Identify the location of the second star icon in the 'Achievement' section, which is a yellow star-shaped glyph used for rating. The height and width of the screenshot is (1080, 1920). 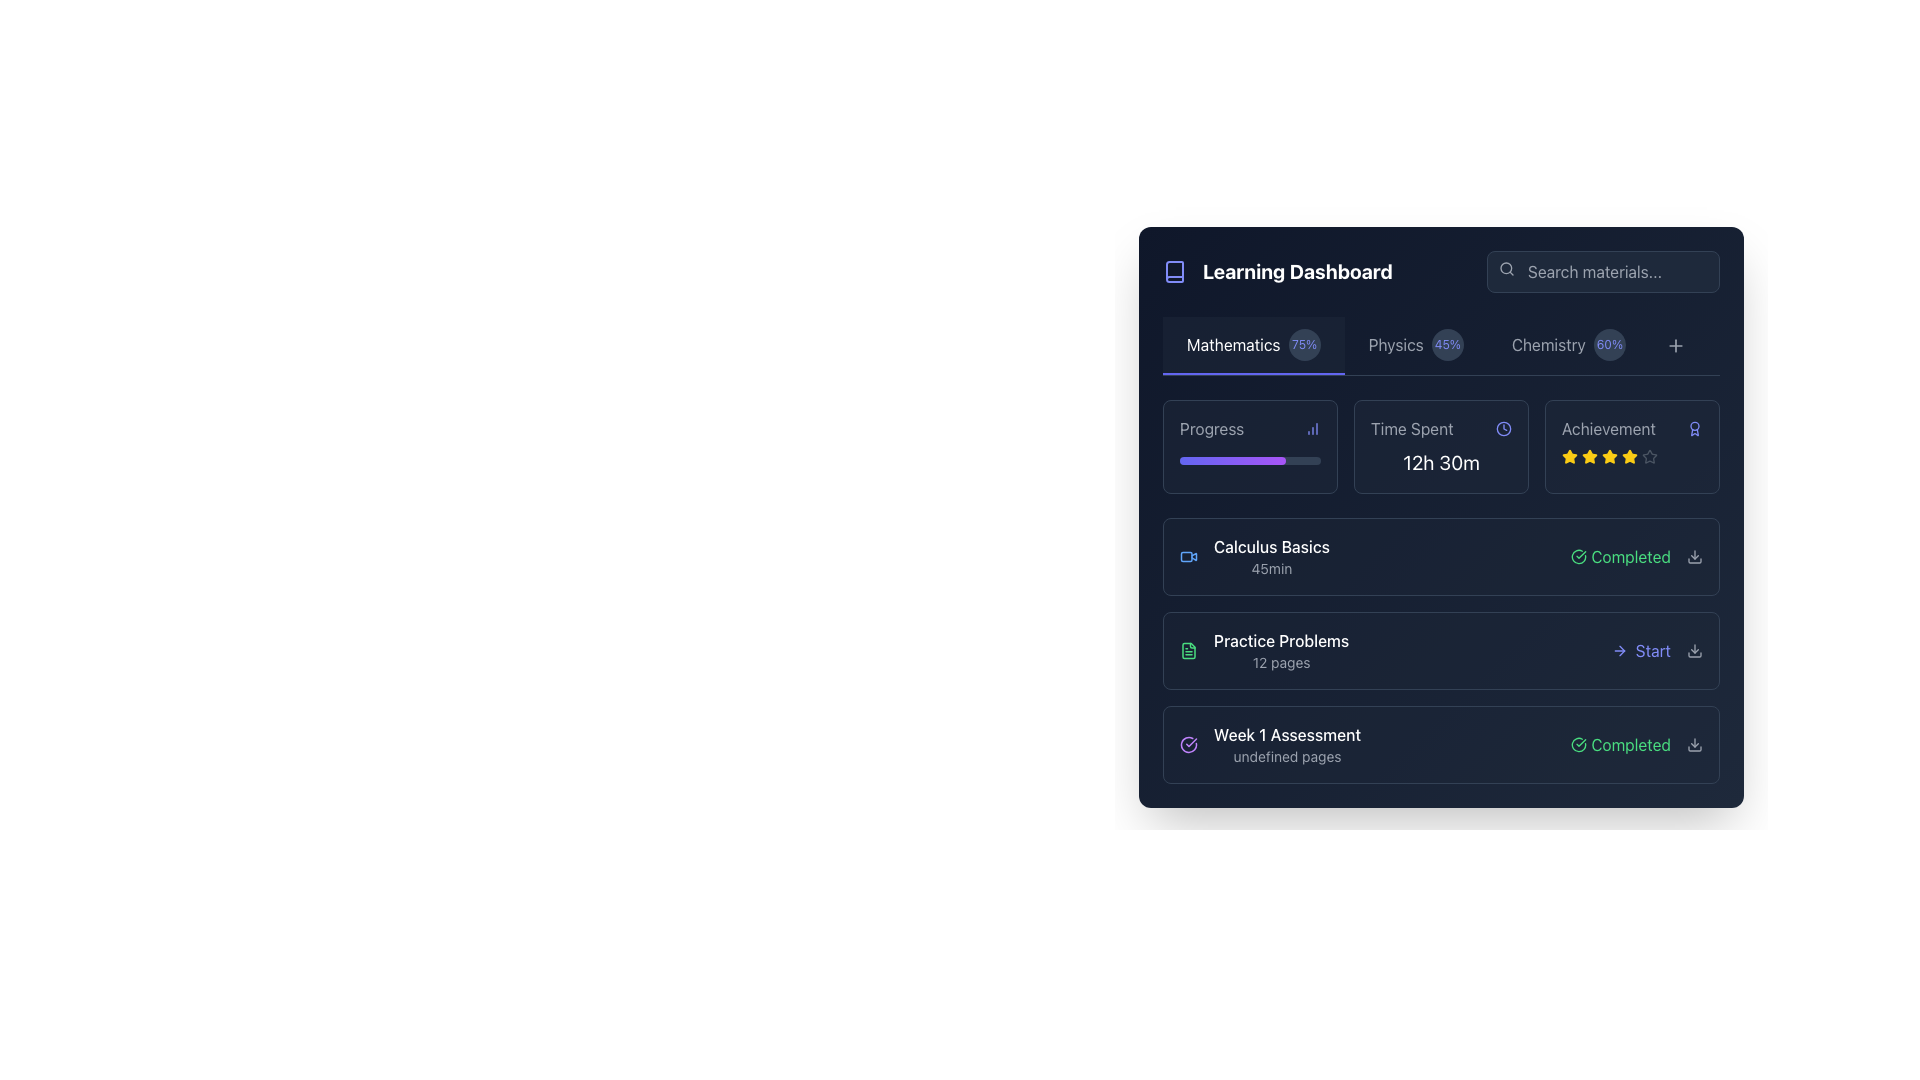
(1588, 456).